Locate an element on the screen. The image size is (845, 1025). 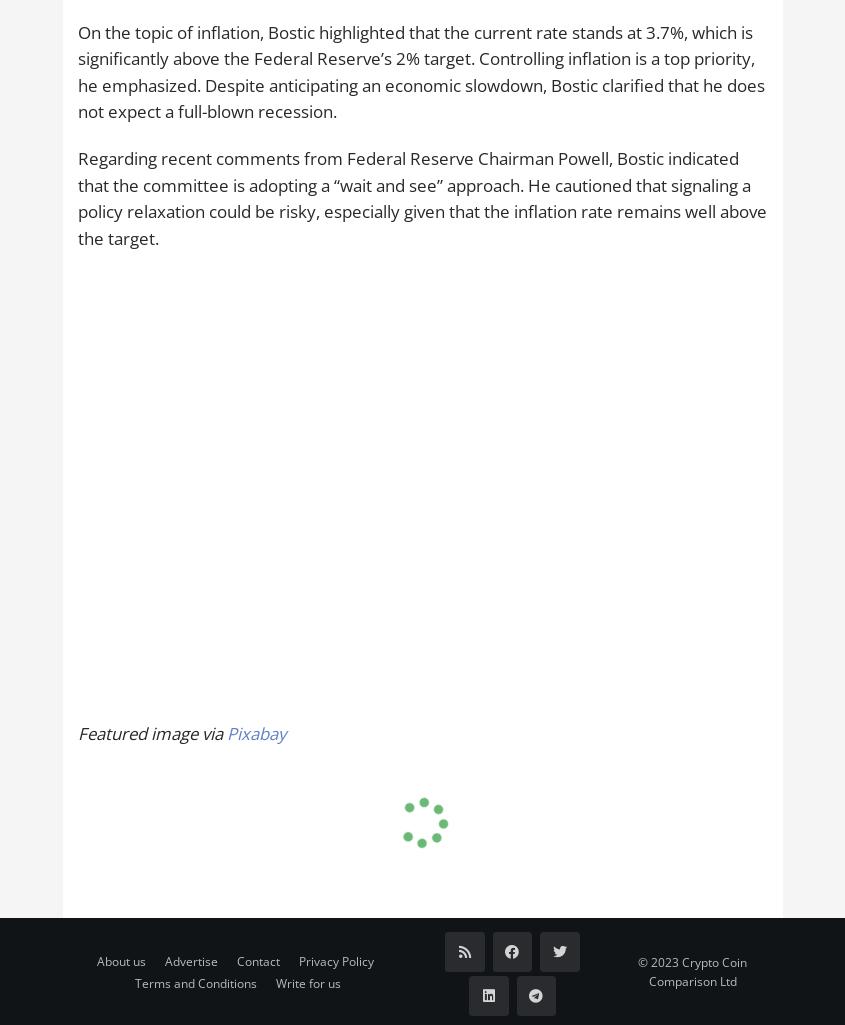
'Advertise' is located at coordinates (189, 960).